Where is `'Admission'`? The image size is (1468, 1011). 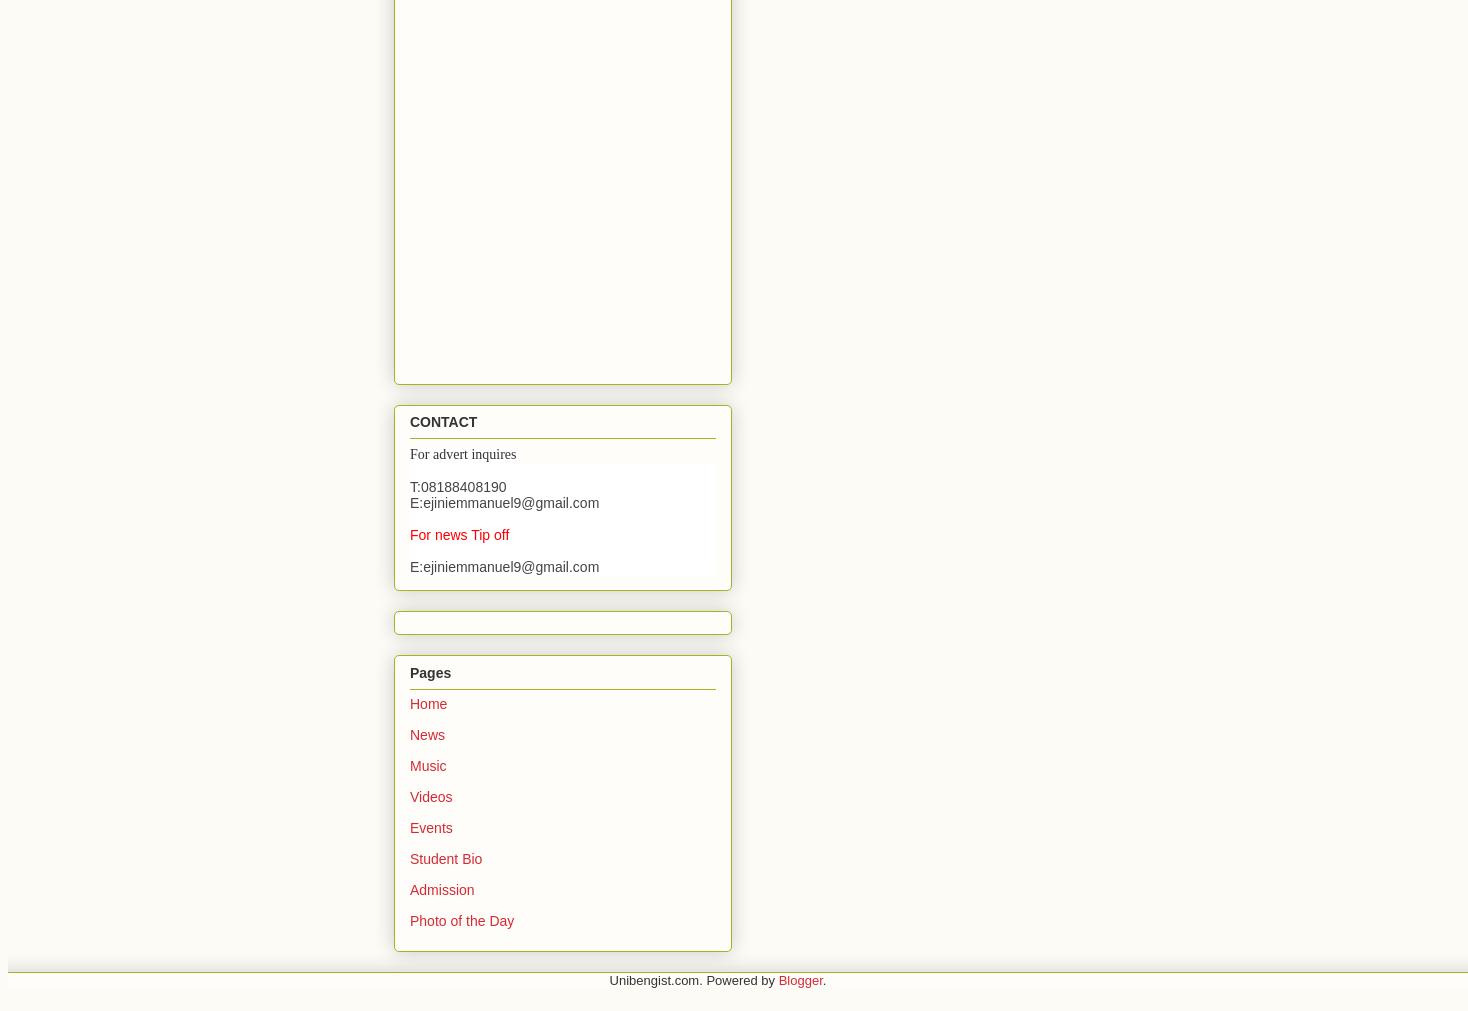
'Admission' is located at coordinates (442, 888).